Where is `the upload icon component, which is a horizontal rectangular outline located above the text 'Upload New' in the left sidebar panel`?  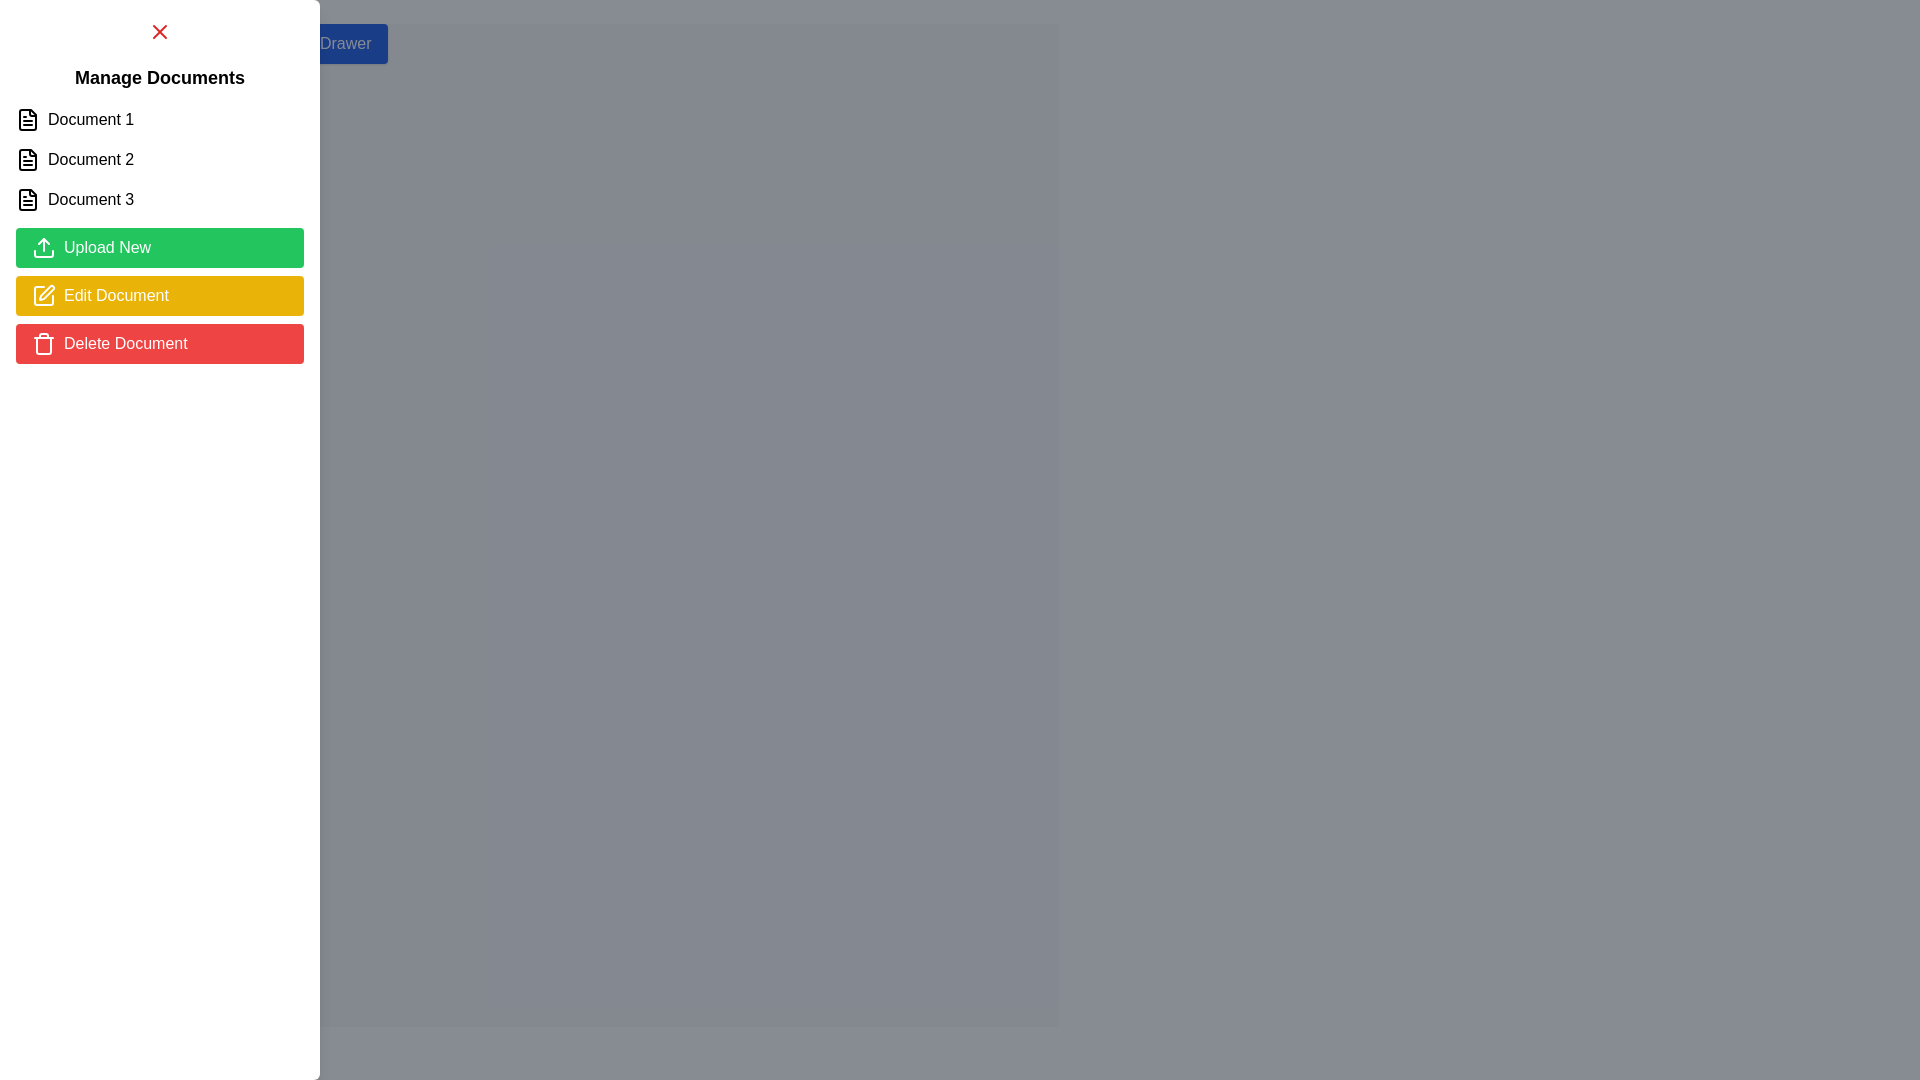
the upload icon component, which is a horizontal rectangular outline located above the text 'Upload New' in the left sidebar panel is located at coordinates (43, 253).